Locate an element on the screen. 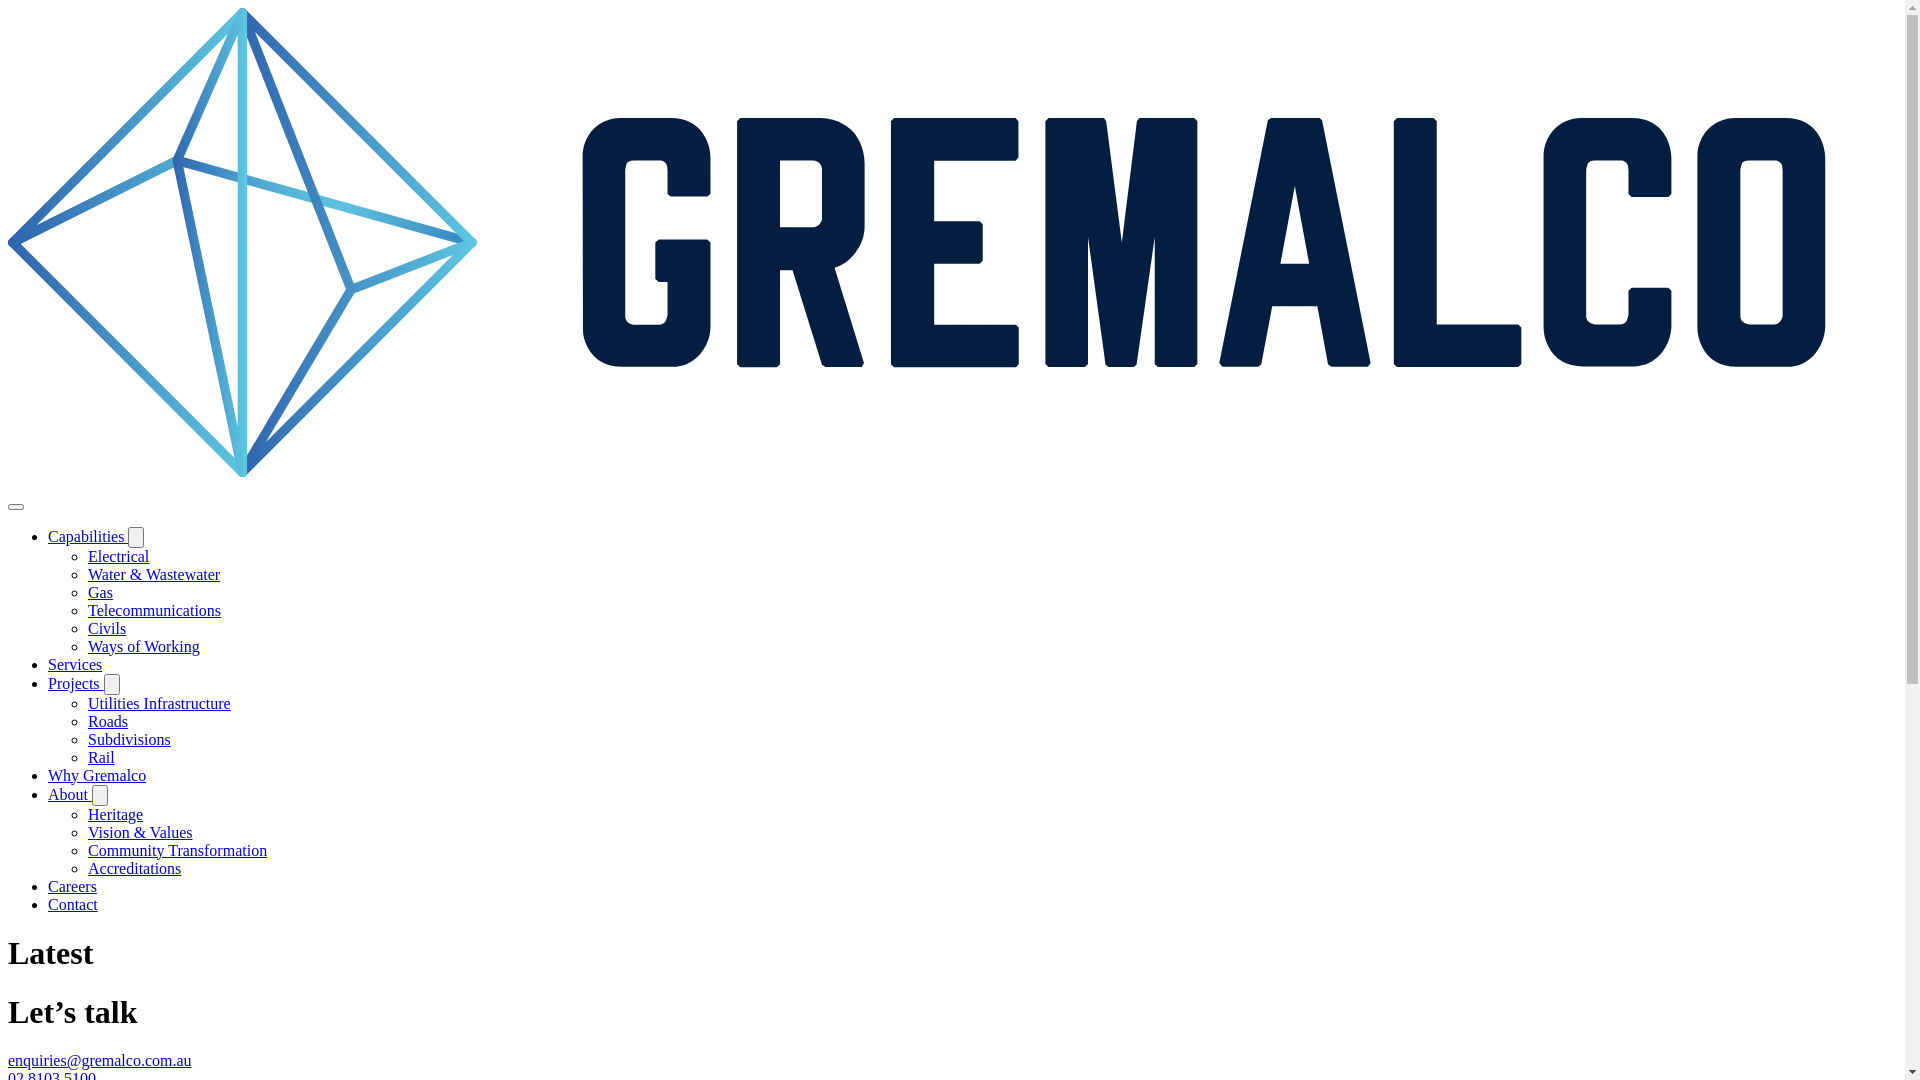  'Vision & Values' is located at coordinates (139, 832).